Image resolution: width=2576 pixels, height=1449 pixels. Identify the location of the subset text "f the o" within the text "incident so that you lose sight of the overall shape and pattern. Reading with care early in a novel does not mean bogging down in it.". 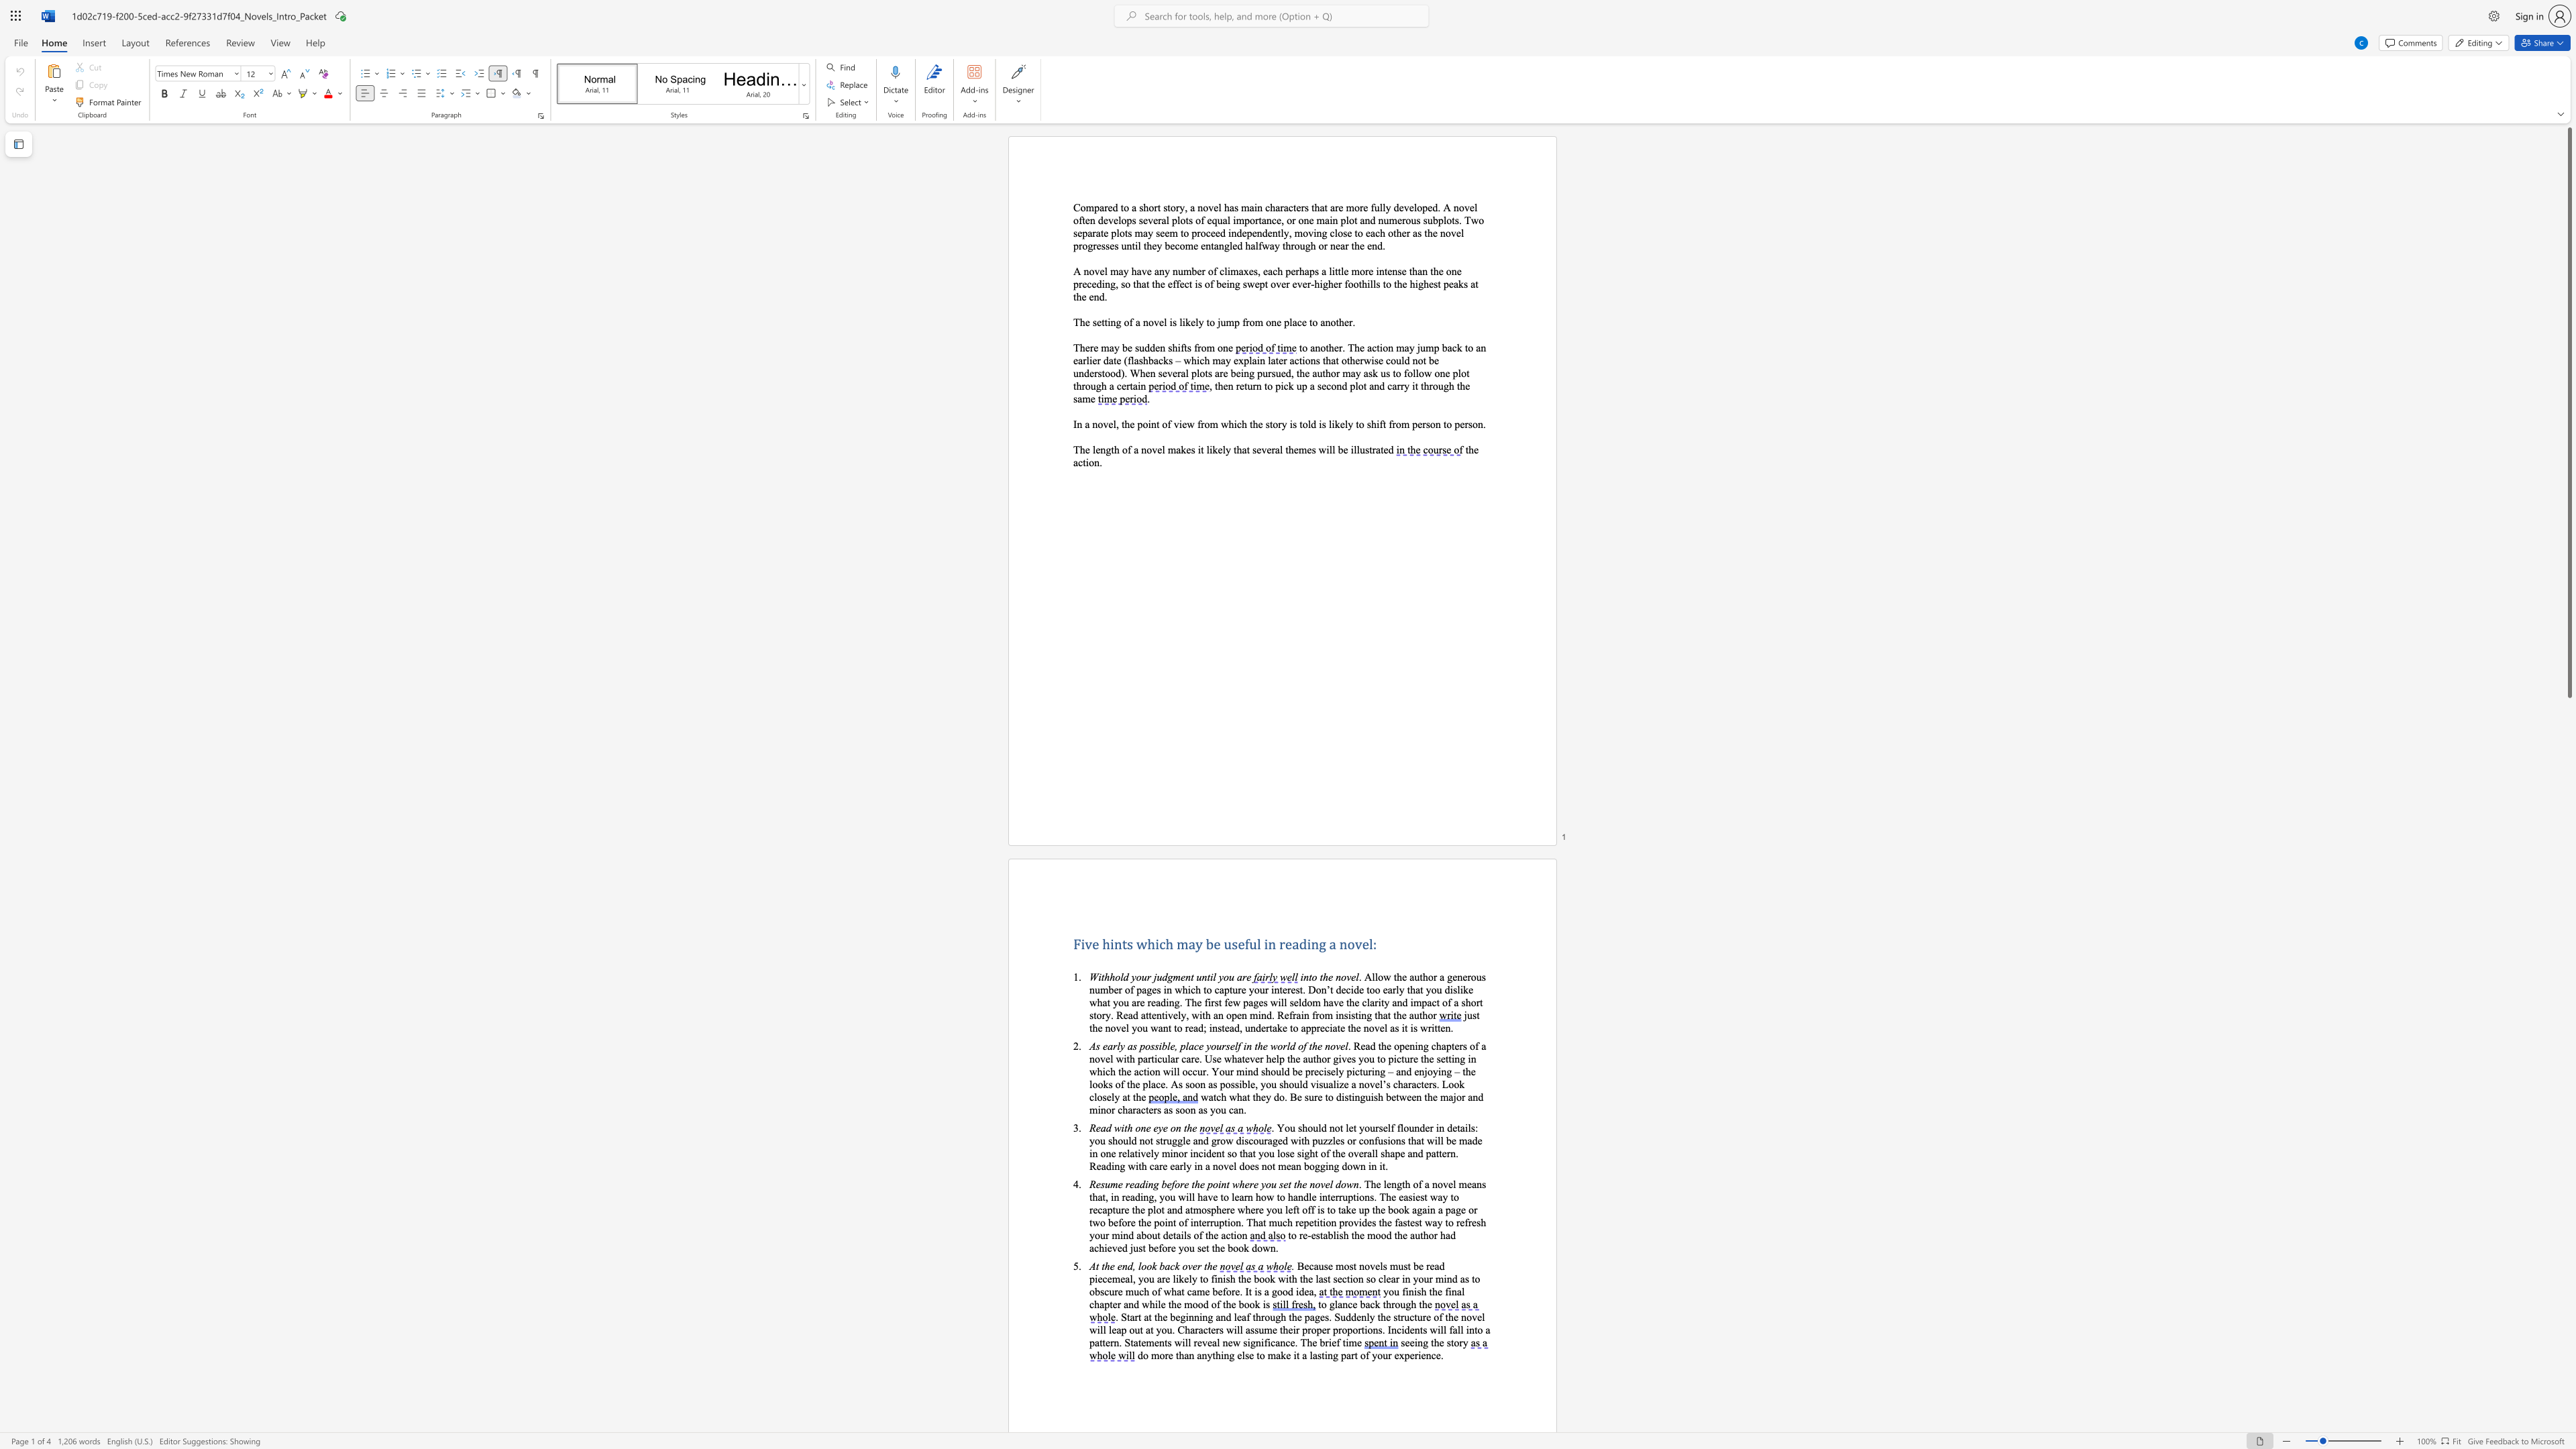
(1326, 1152).